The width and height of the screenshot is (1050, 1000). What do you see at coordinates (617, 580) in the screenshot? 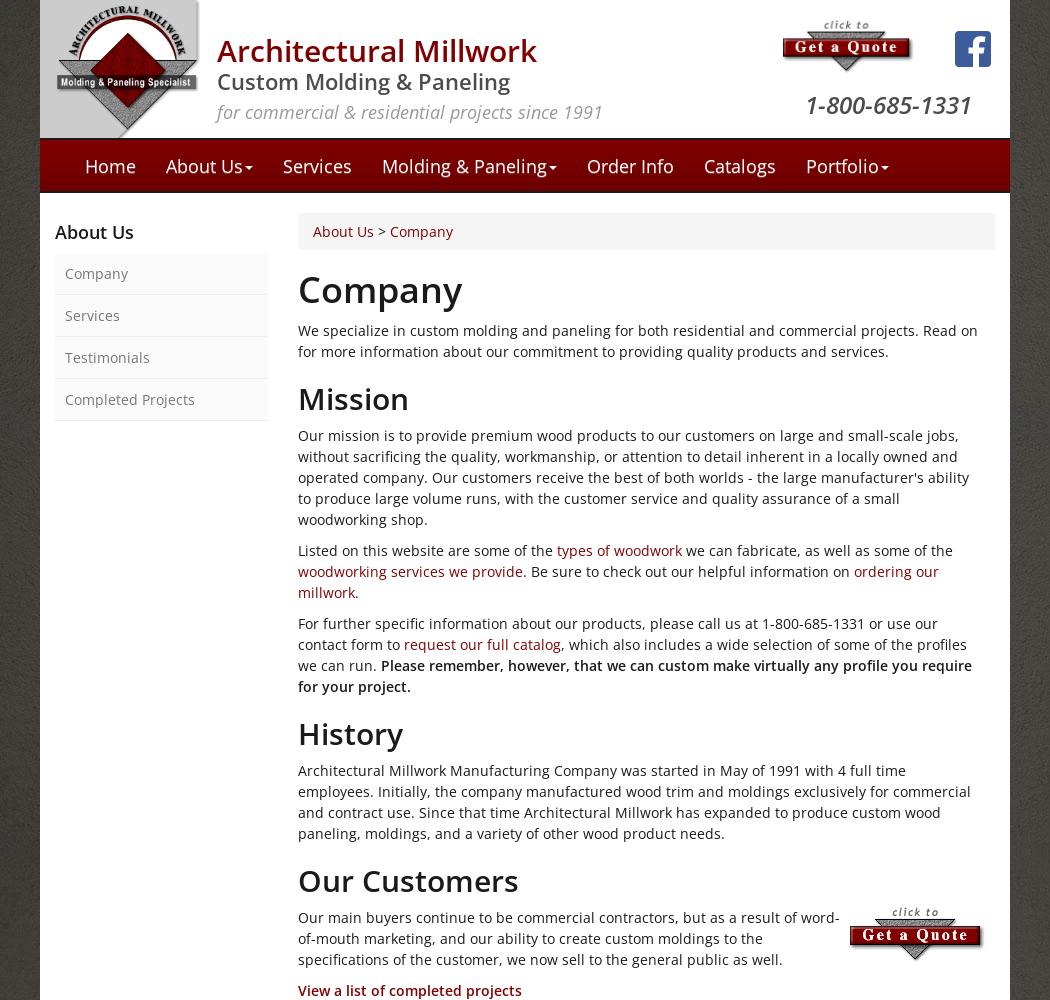
I see `'ordering our millwork'` at bounding box center [617, 580].